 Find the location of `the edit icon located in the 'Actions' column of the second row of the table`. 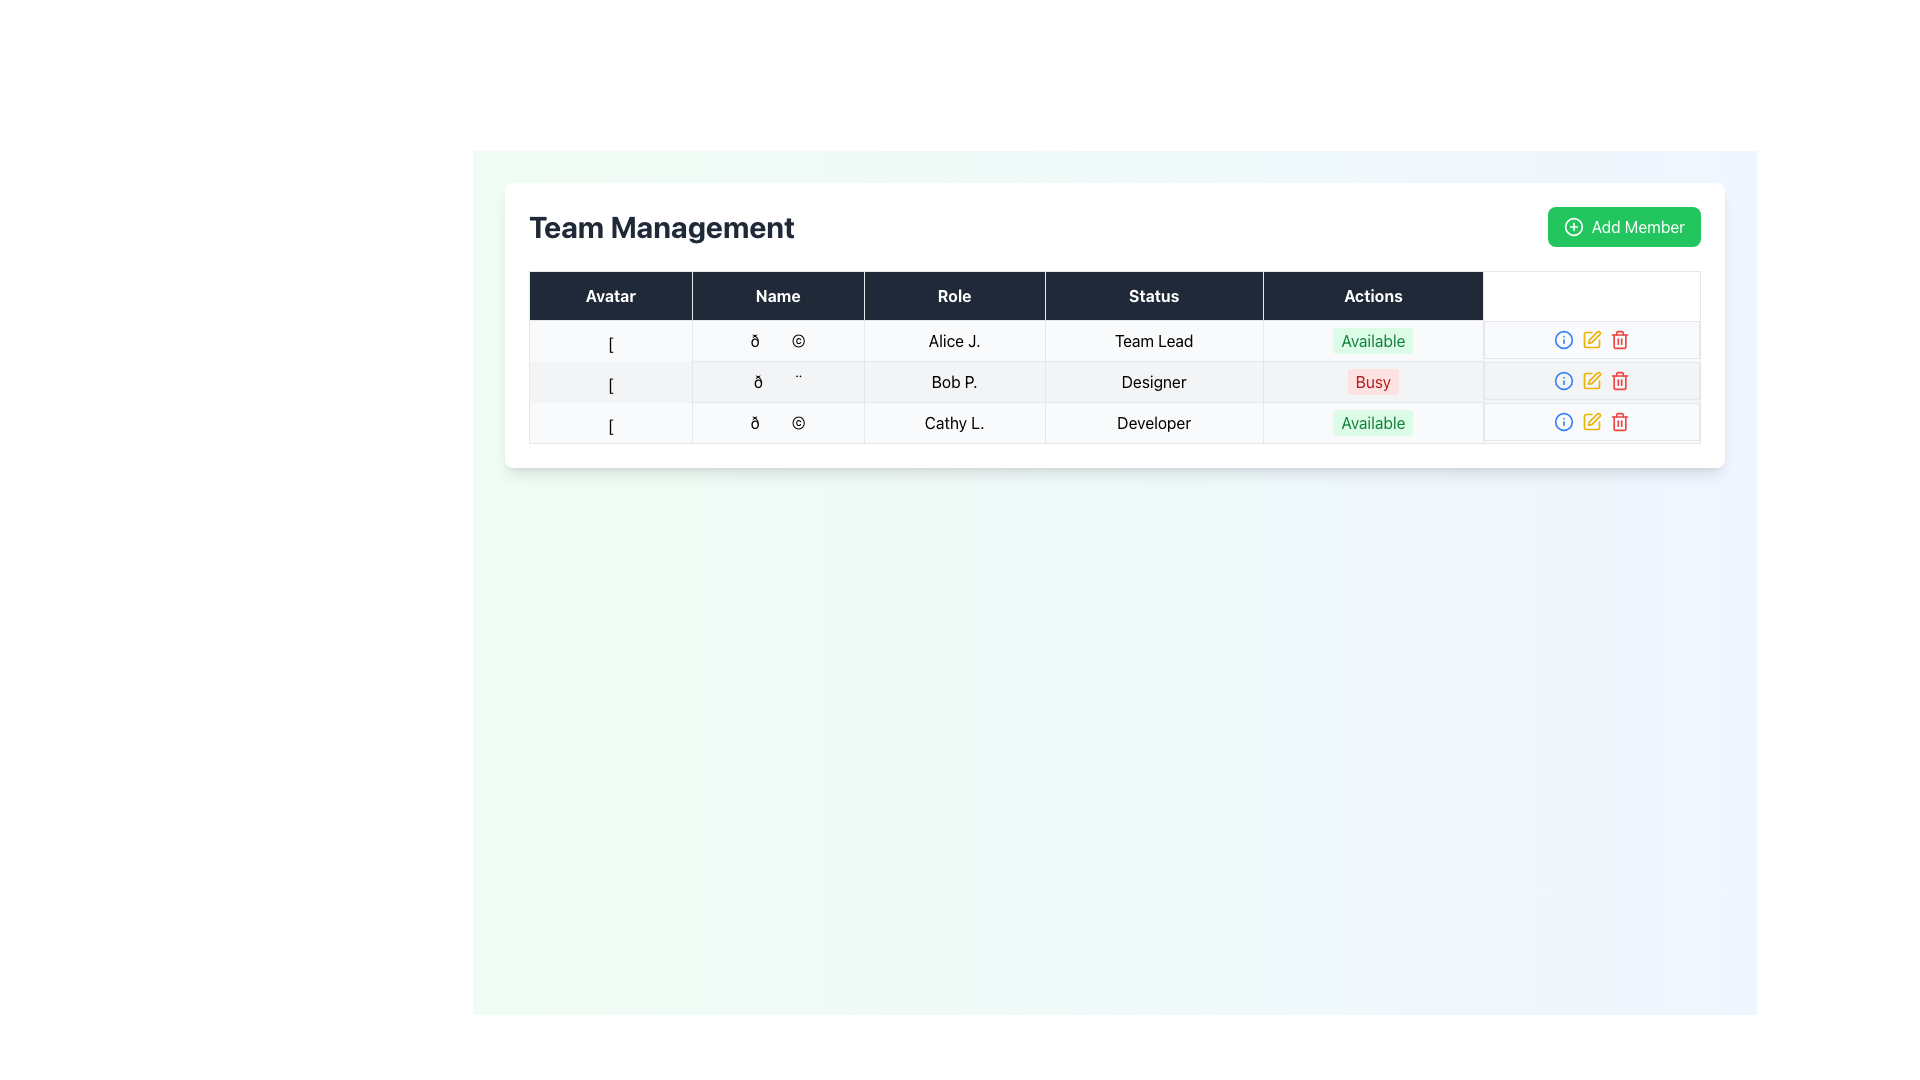

the edit icon located in the 'Actions' column of the second row of the table is located at coordinates (1591, 338).